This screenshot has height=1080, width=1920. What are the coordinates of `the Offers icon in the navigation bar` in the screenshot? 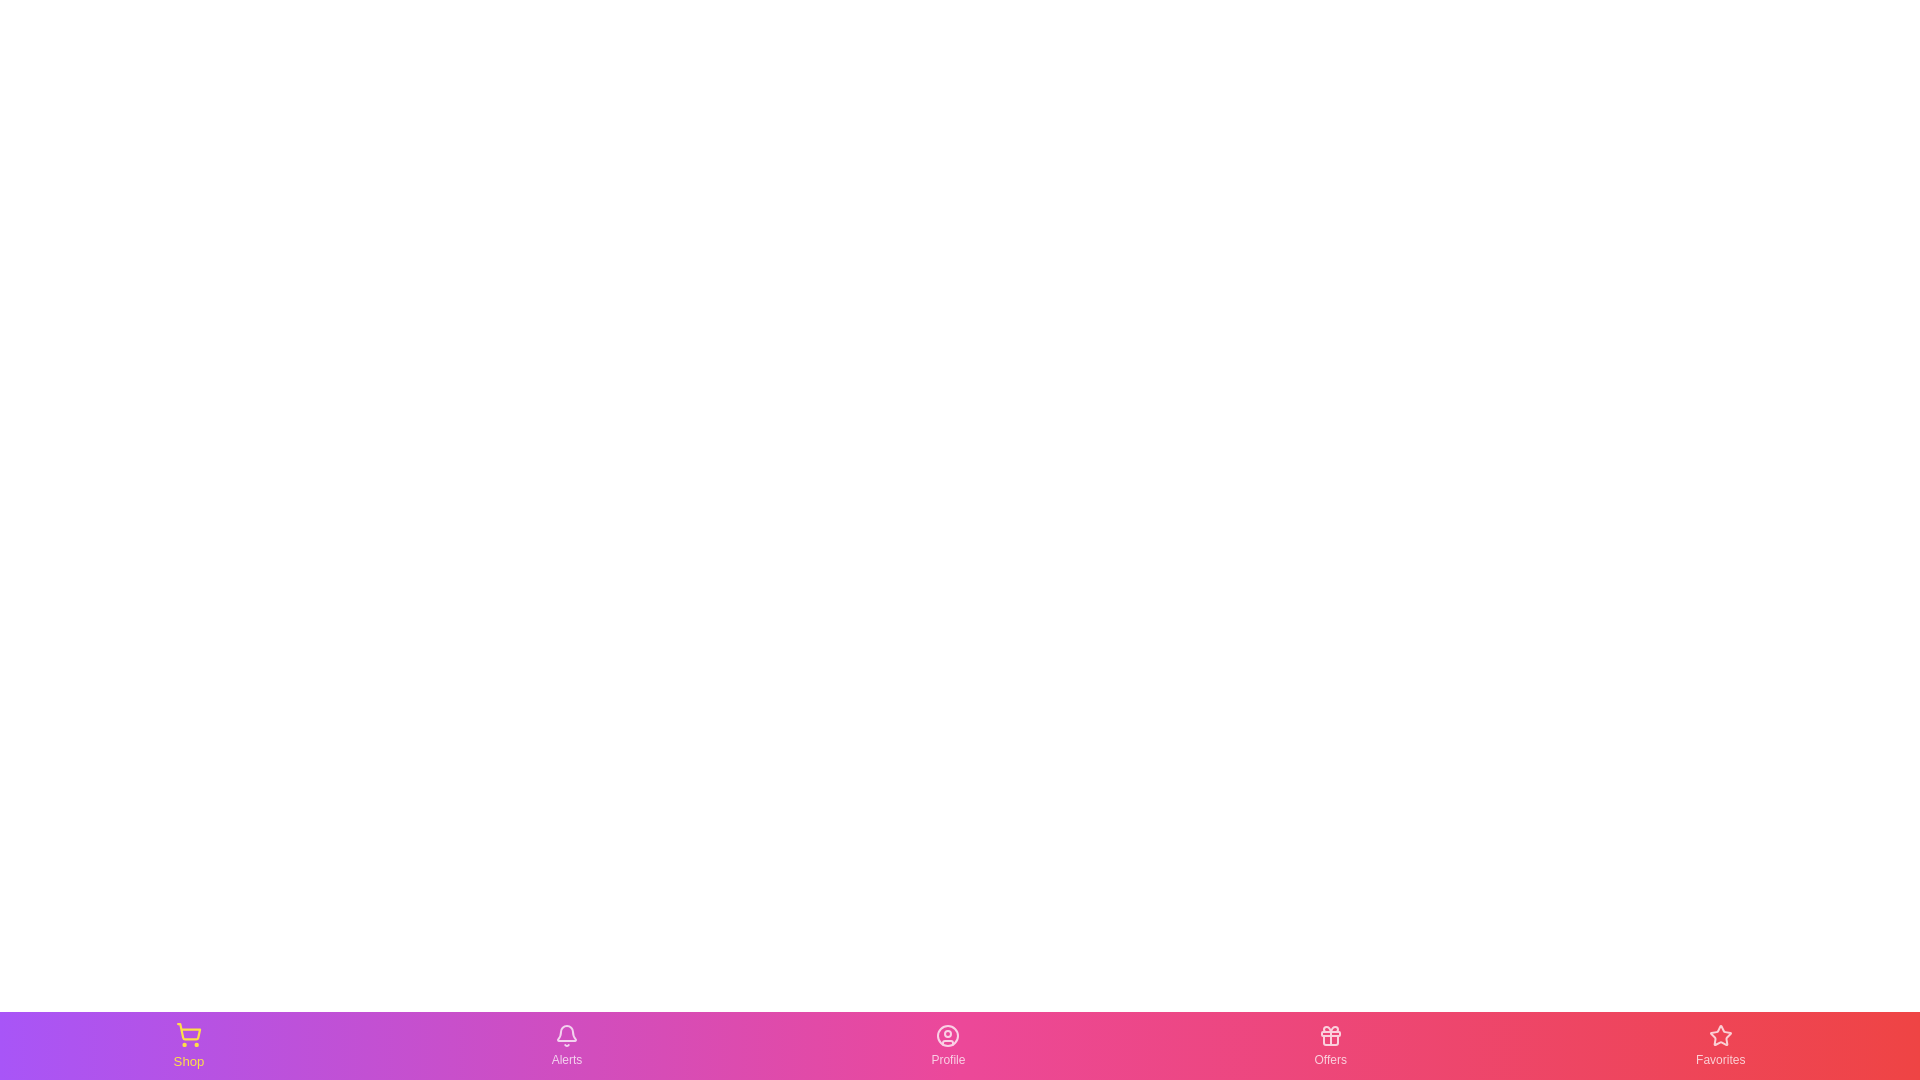 It's located at (1330, 1044).